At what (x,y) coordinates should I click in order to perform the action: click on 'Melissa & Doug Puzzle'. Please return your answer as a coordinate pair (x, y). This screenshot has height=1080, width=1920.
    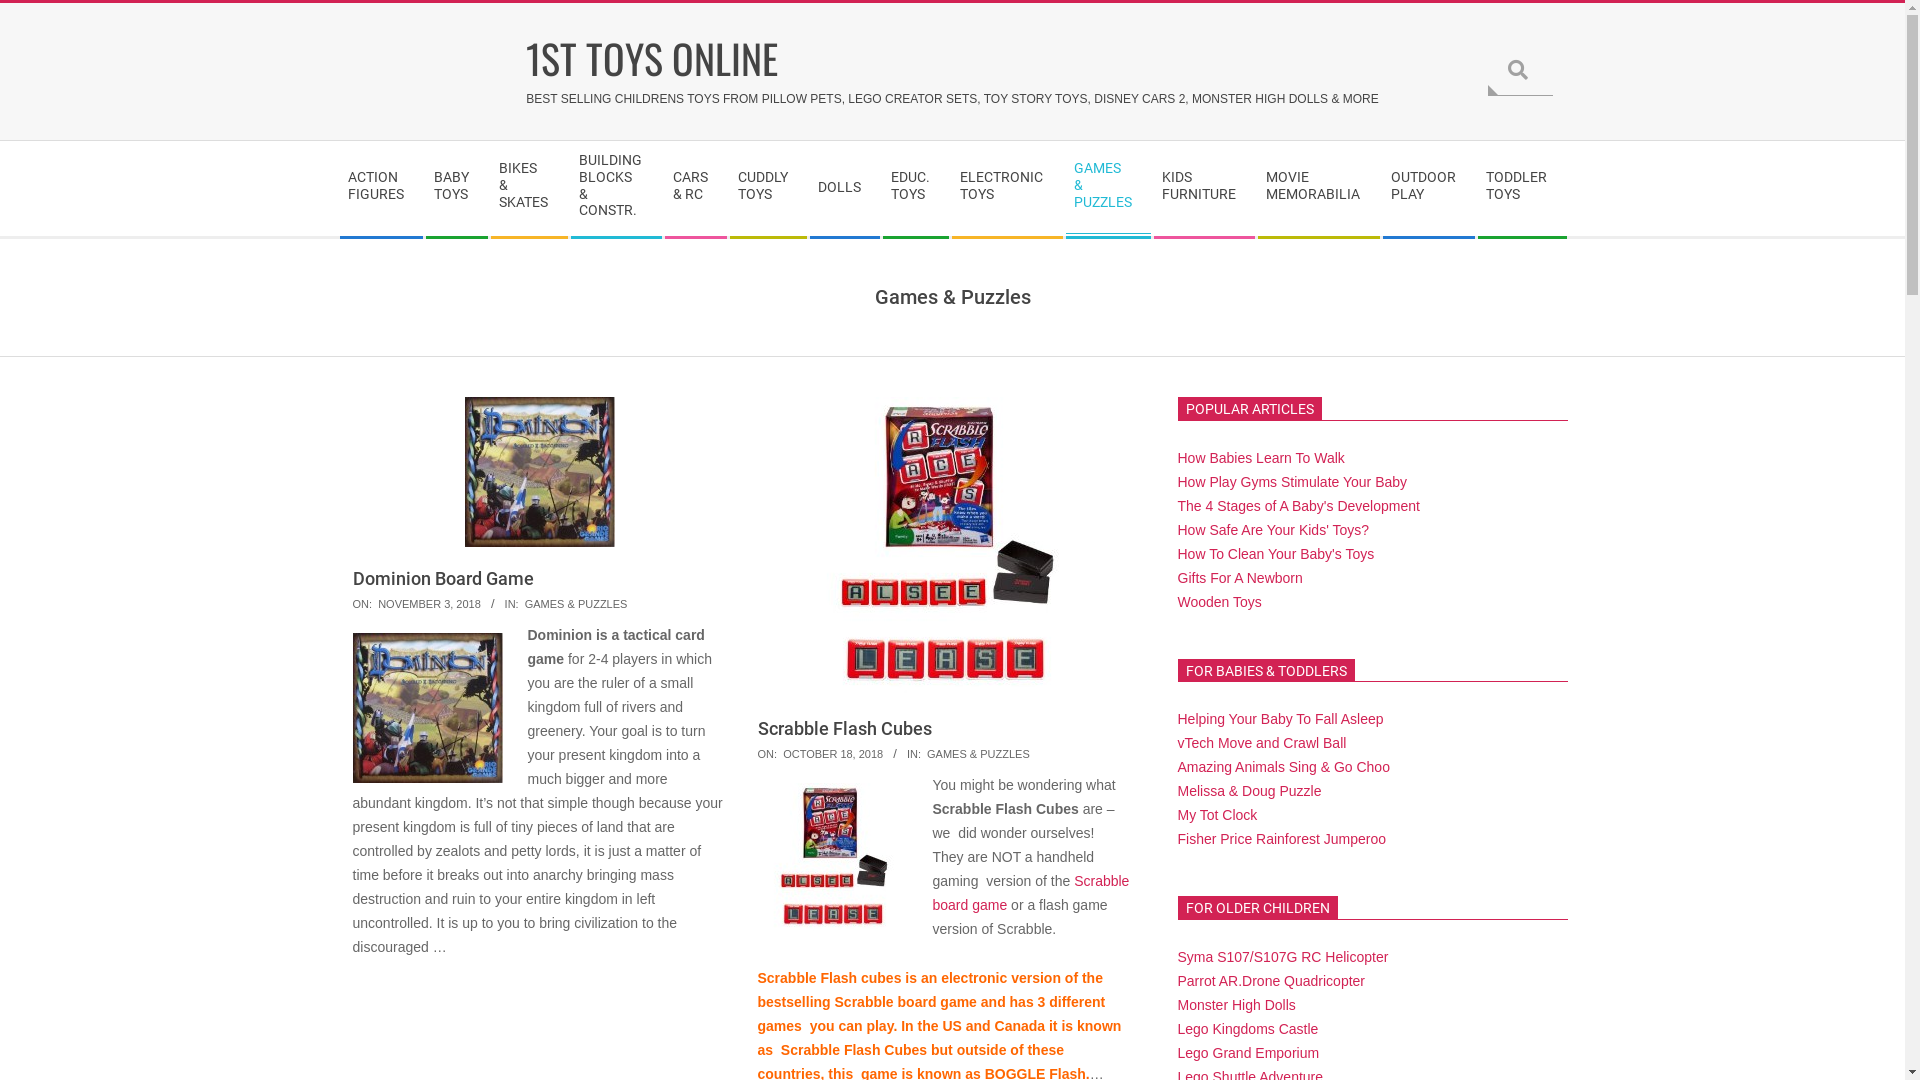
    Looking at the image, I should click on (1177, 789).